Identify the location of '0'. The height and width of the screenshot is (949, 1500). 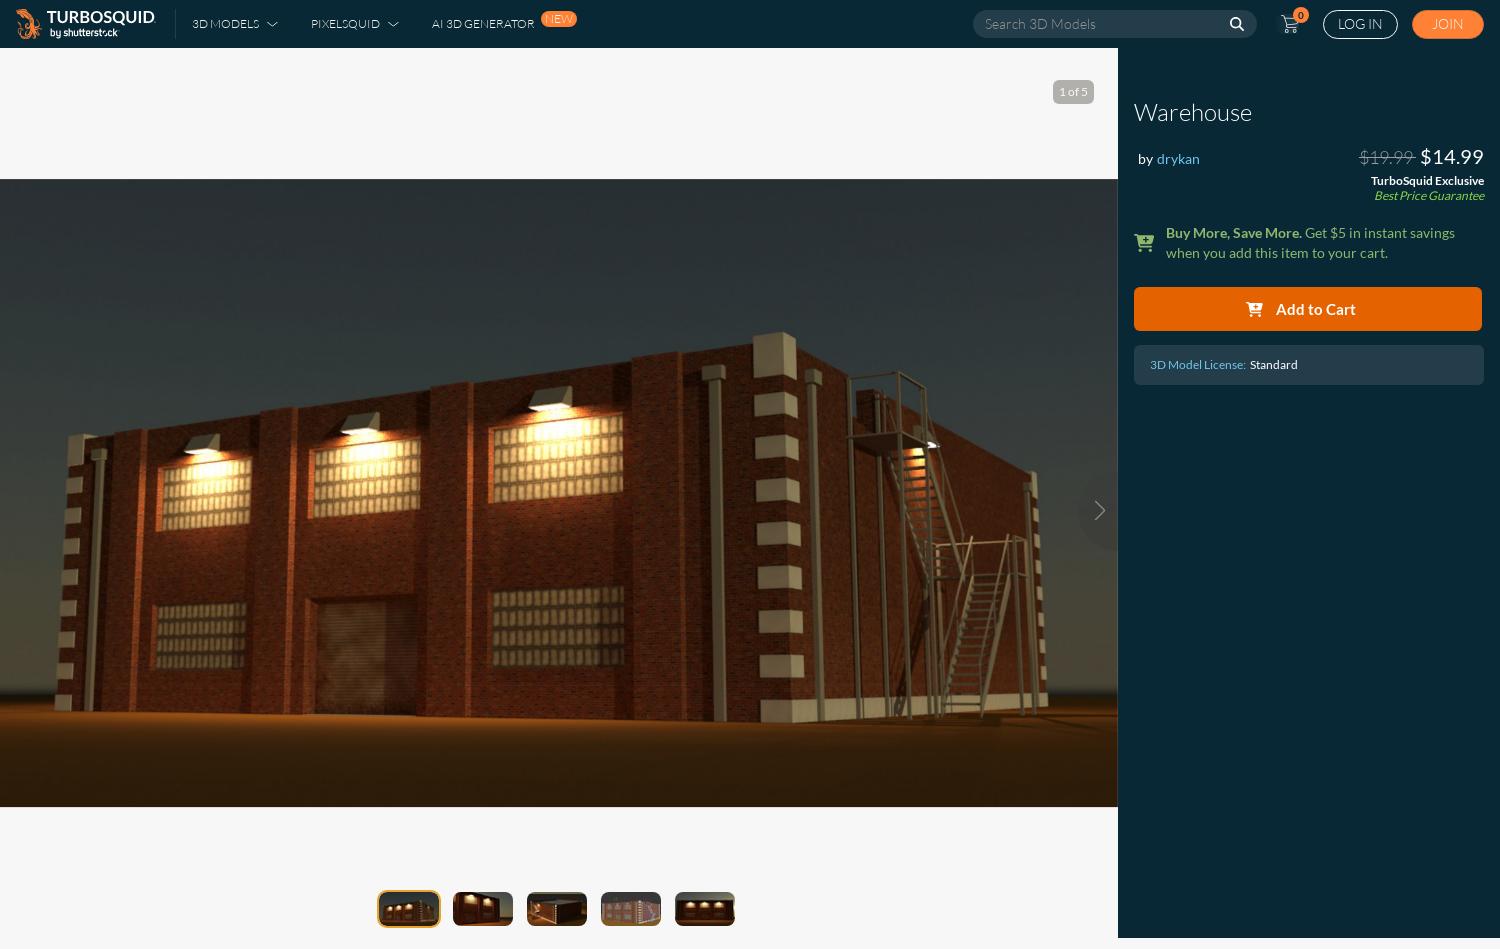
(1300, 14).